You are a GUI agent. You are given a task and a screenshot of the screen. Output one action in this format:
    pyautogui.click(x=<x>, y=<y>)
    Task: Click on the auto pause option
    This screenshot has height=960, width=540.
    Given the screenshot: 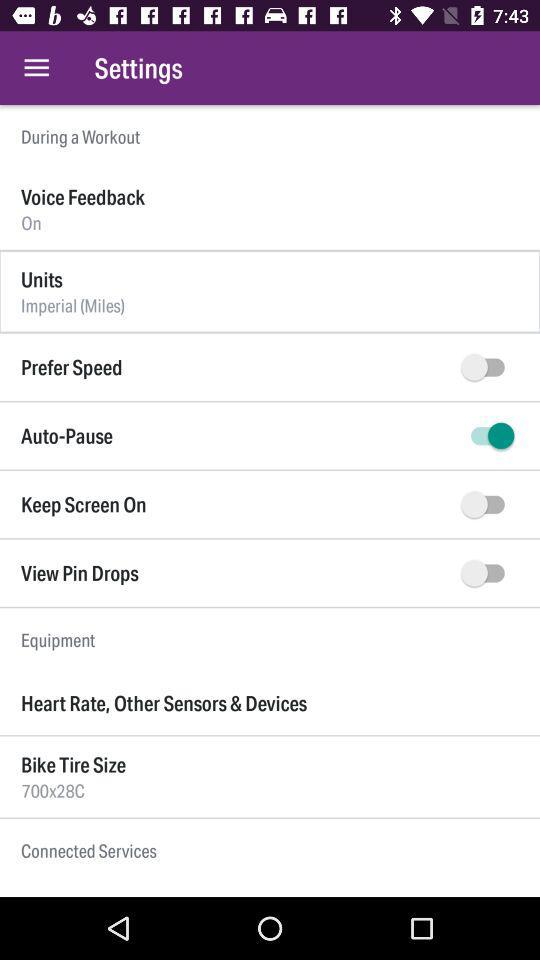 What is the action you would take?
    pyautogui.click(x=486, y=435)
    